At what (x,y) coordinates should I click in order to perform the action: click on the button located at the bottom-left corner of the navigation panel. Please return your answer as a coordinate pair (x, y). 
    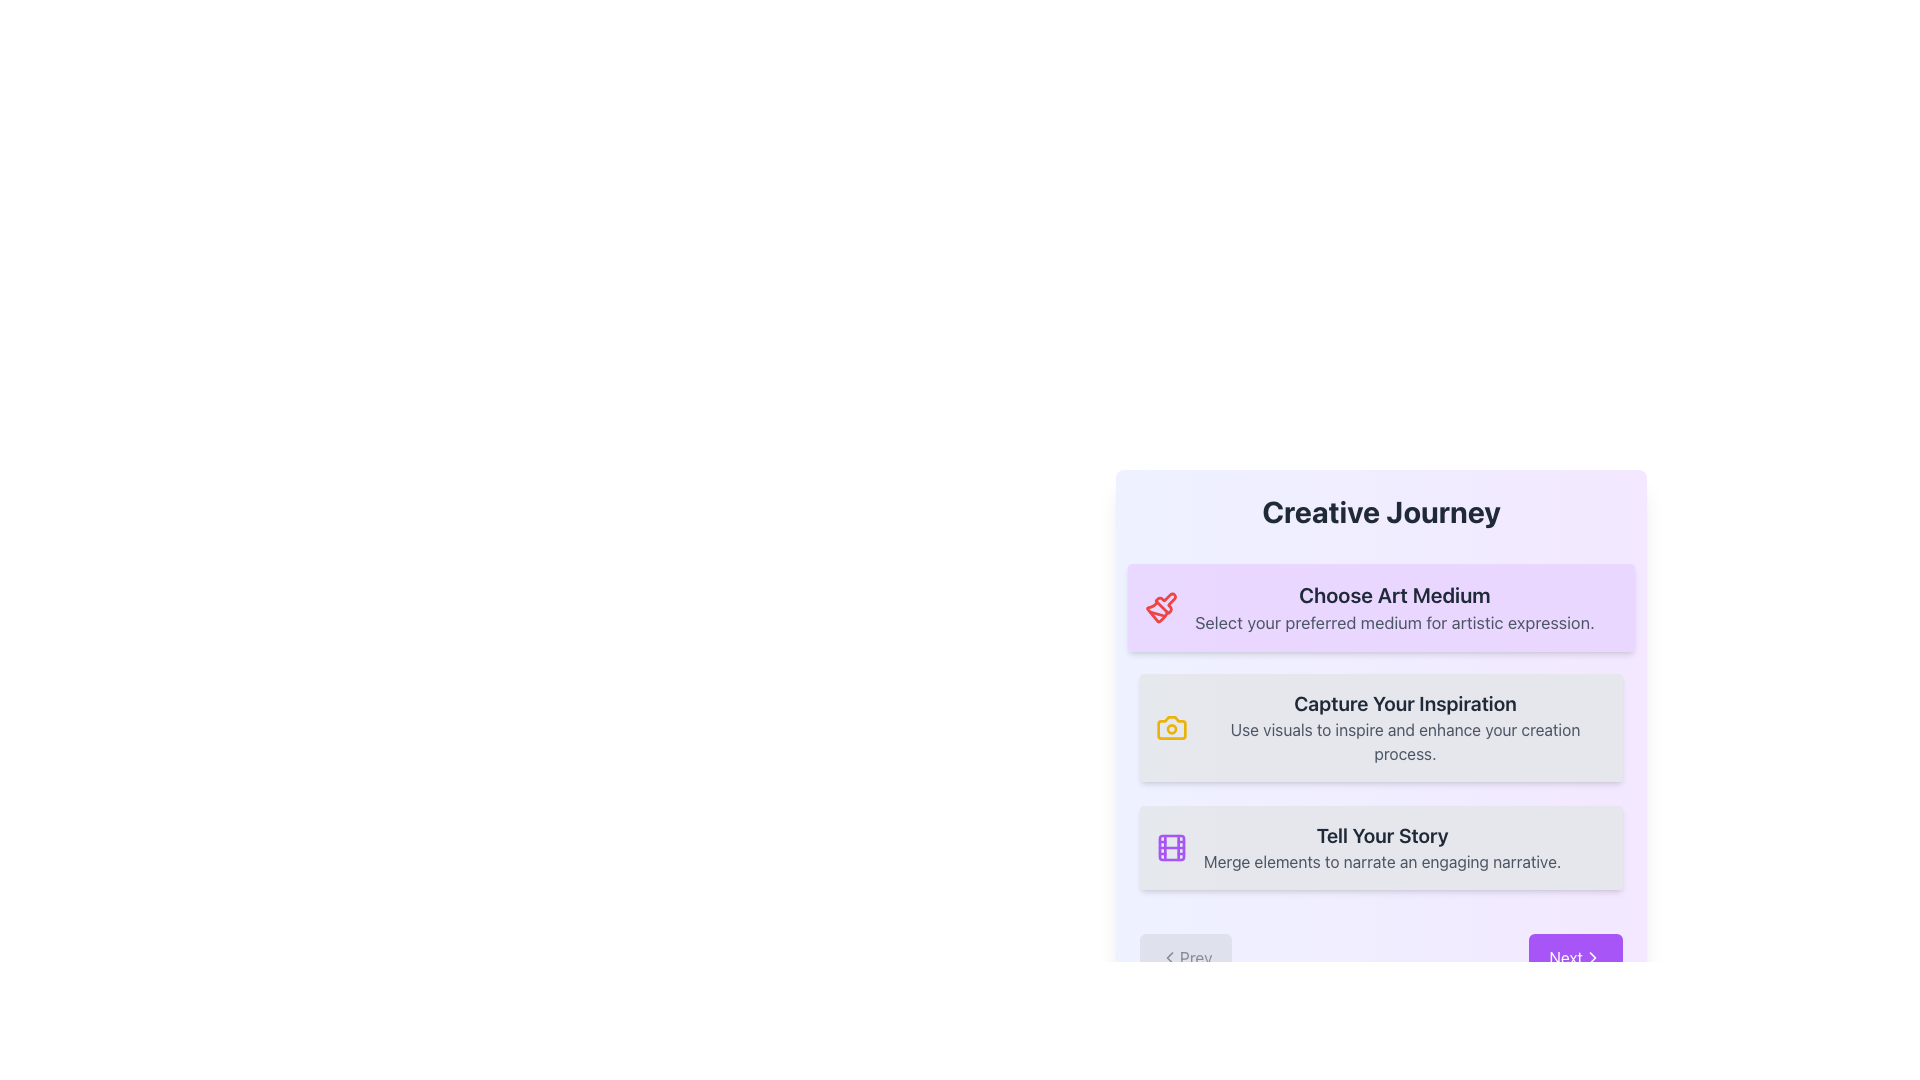
    Looking at the image, I should click on (1186, 956).